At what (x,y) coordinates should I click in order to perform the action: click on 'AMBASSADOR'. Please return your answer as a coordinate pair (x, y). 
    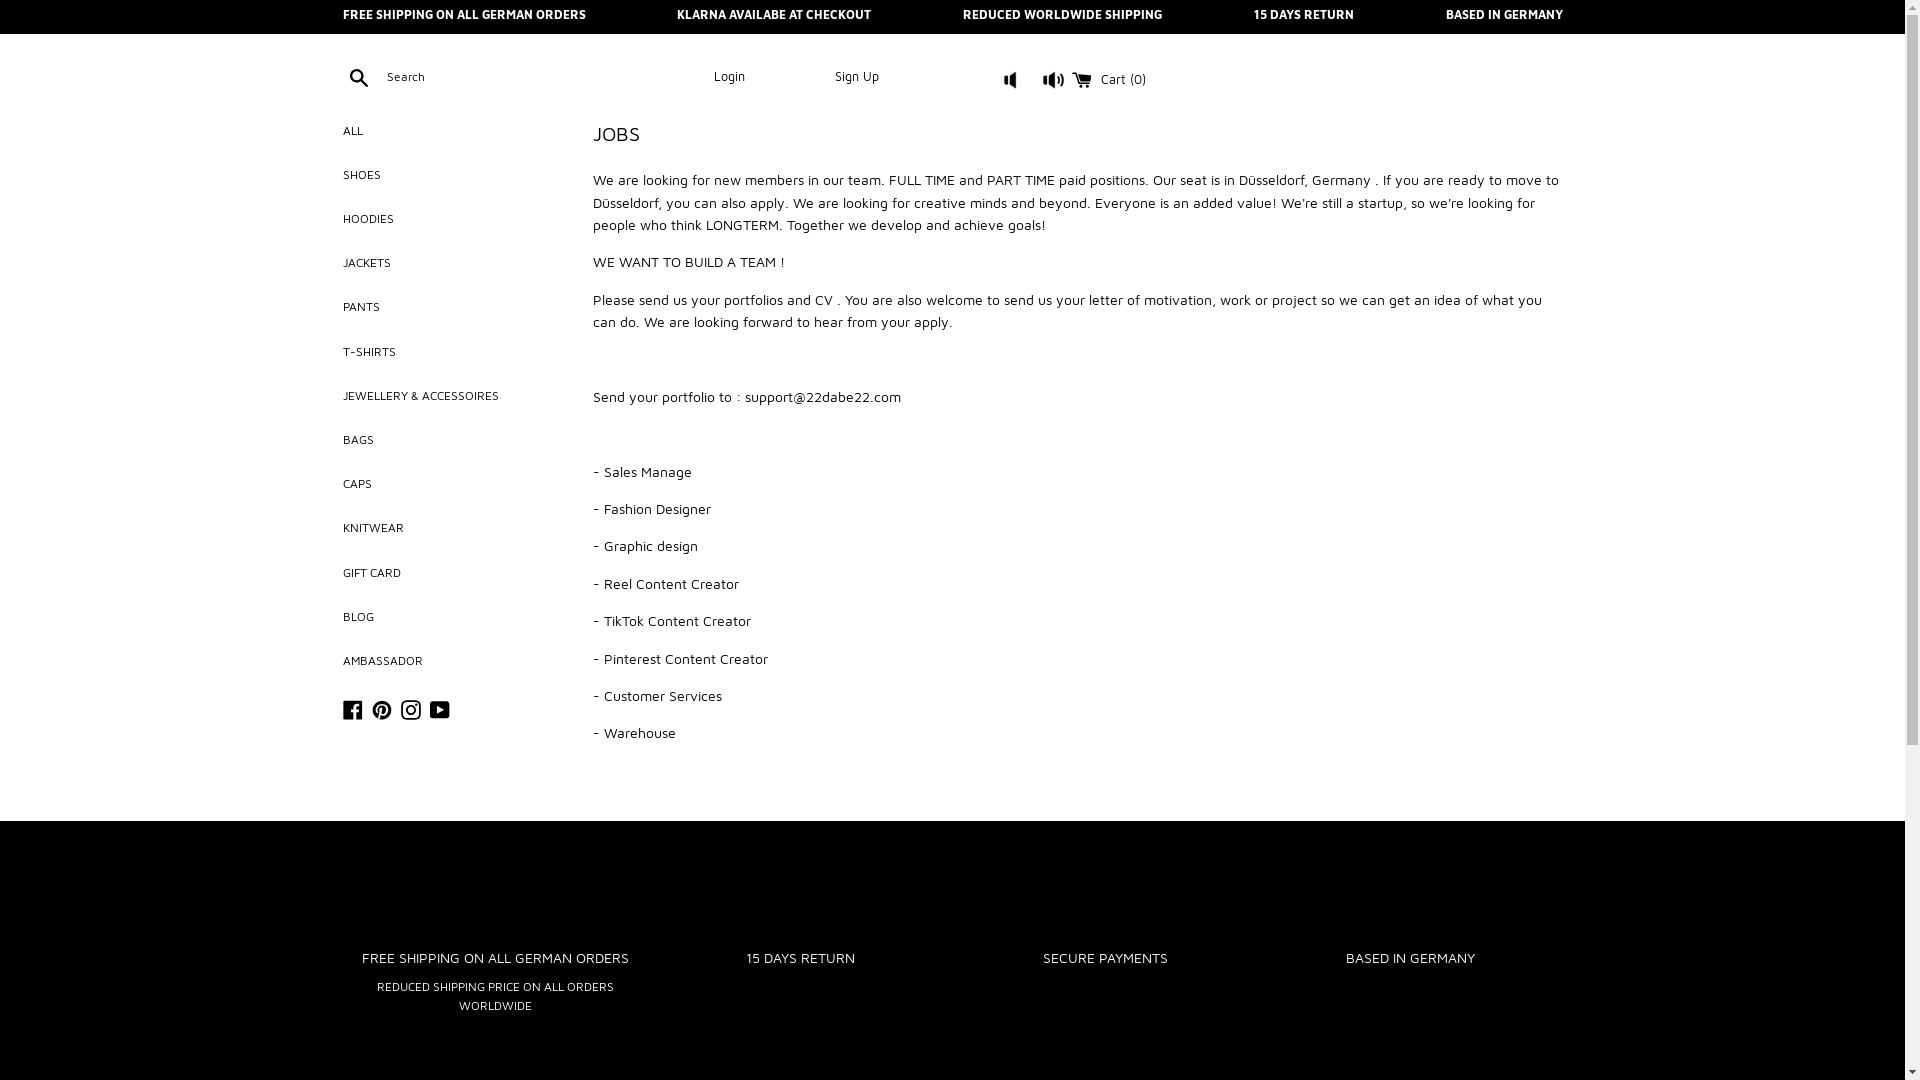
    Looking at the image, I should click on (341, 660).